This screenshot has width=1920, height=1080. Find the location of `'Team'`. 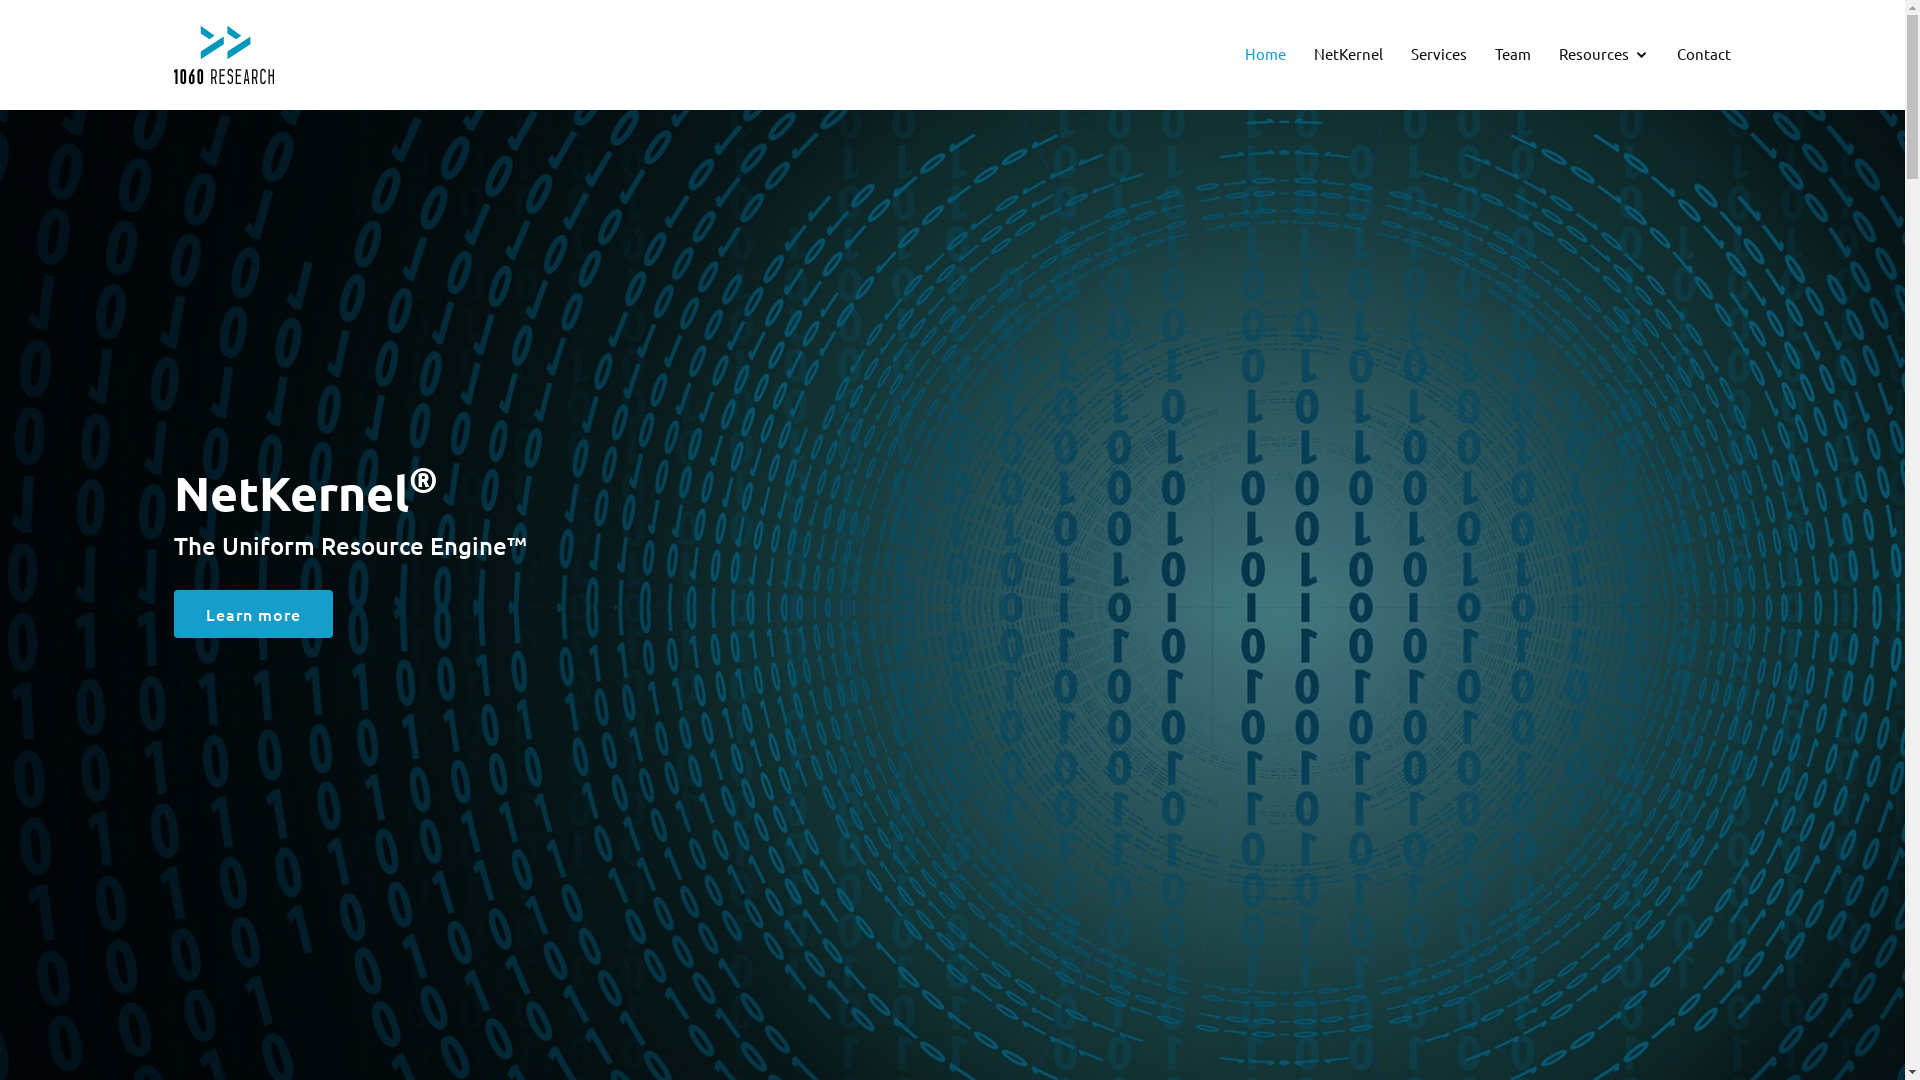

'Team' is located at coordinates (1494, 53).